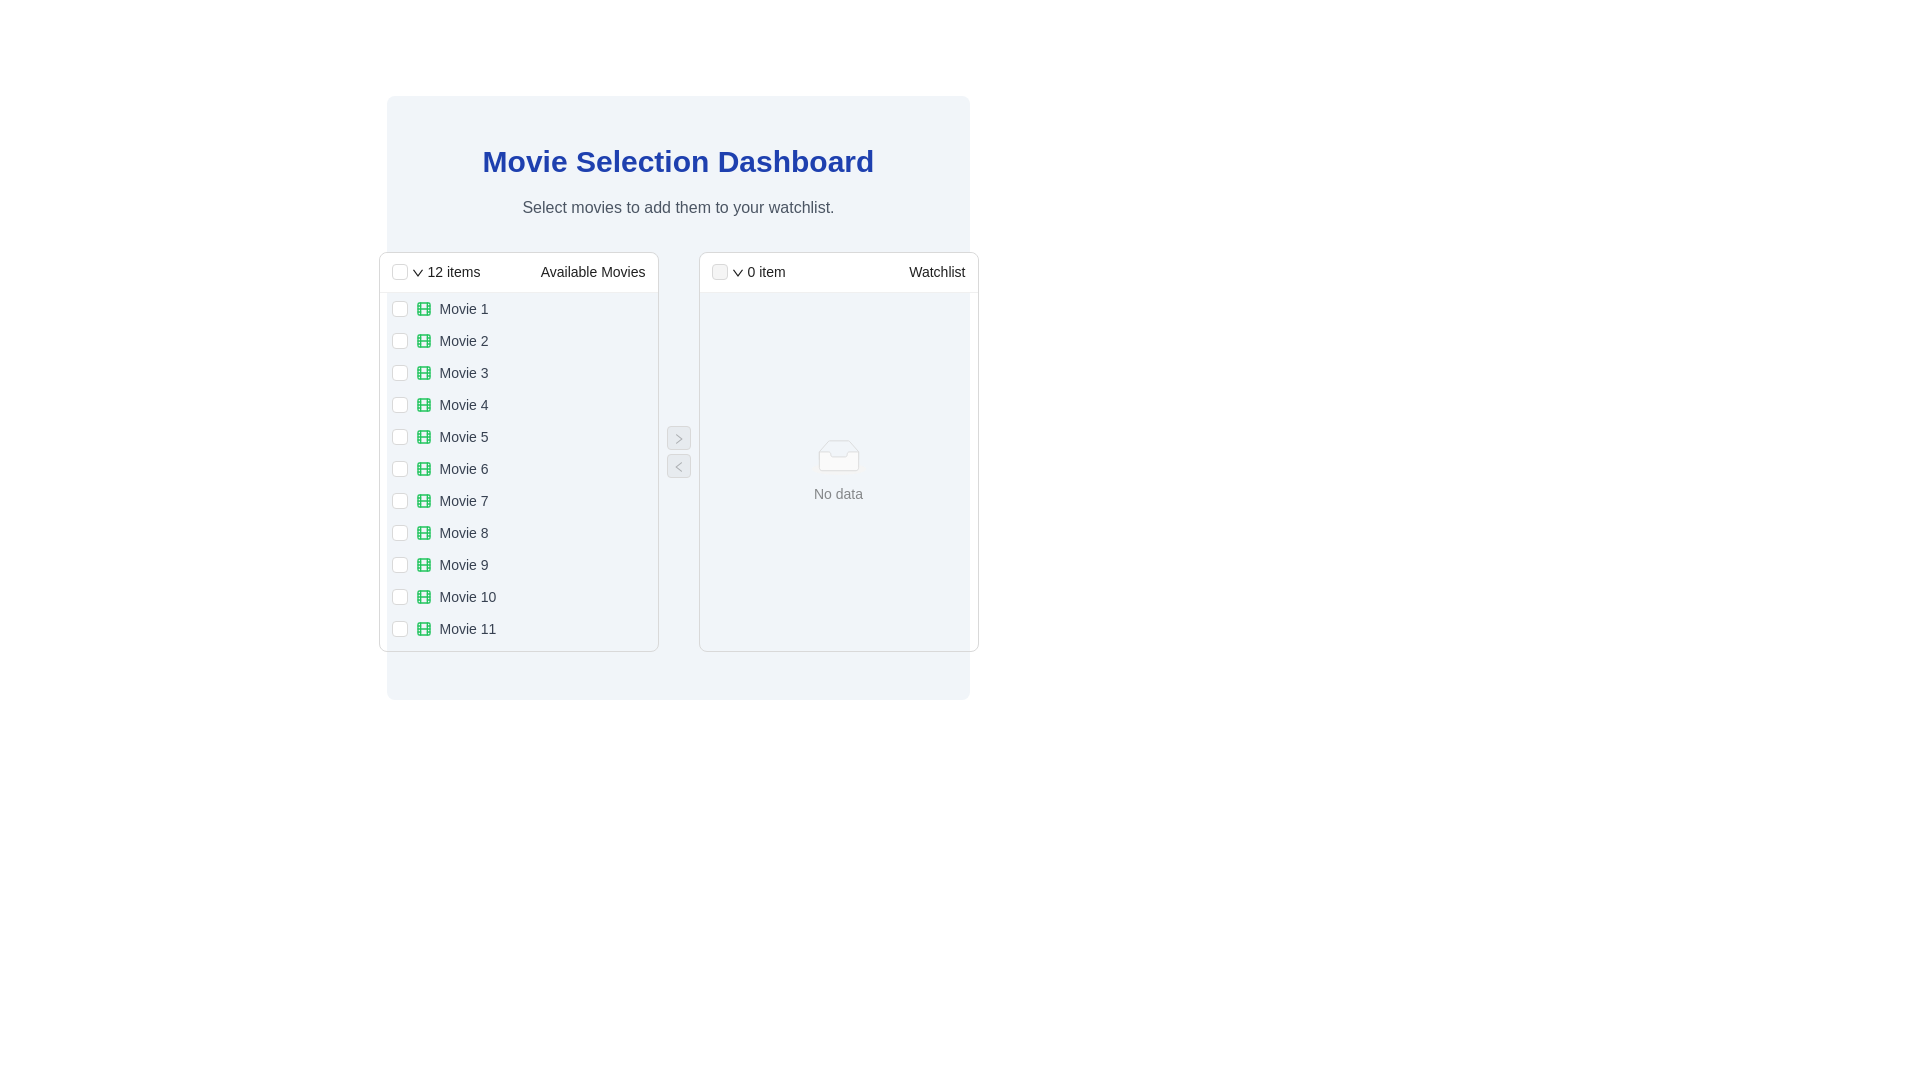 This screenshot has height=1080, width=1920. What do you see at coordinates (463, 564) in the screenshot?
I see `text label representing the movie titled 'Movie 9', which is the ninth entry in the 'Available Movies' list located in the middle-left section of the interface` at bounding box center [463, 564].